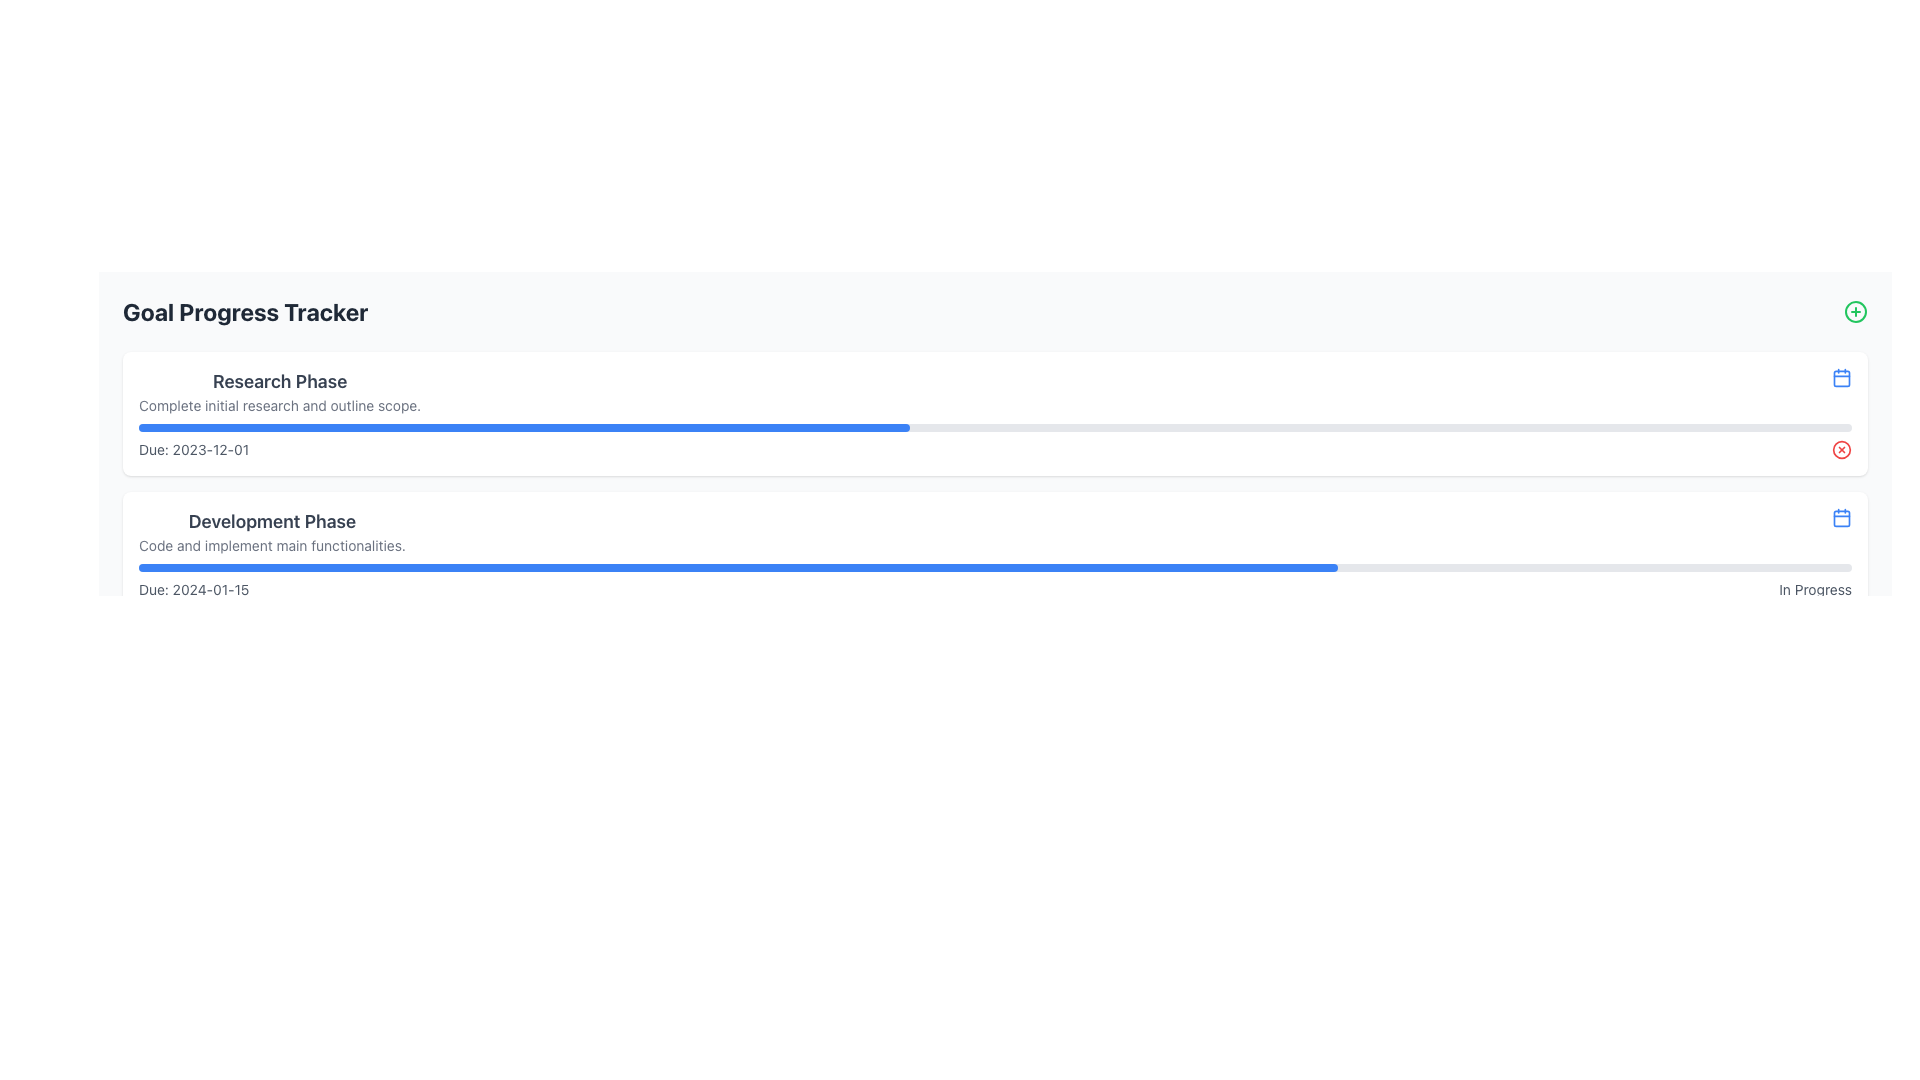 This screenshot has width=1920, height=1080. I want to click on the text label that informs the user about the due date of the respective task, located within the 'Research Phase' task card, below the progress bar and aligned with the red cross icon, so click(995, 450).